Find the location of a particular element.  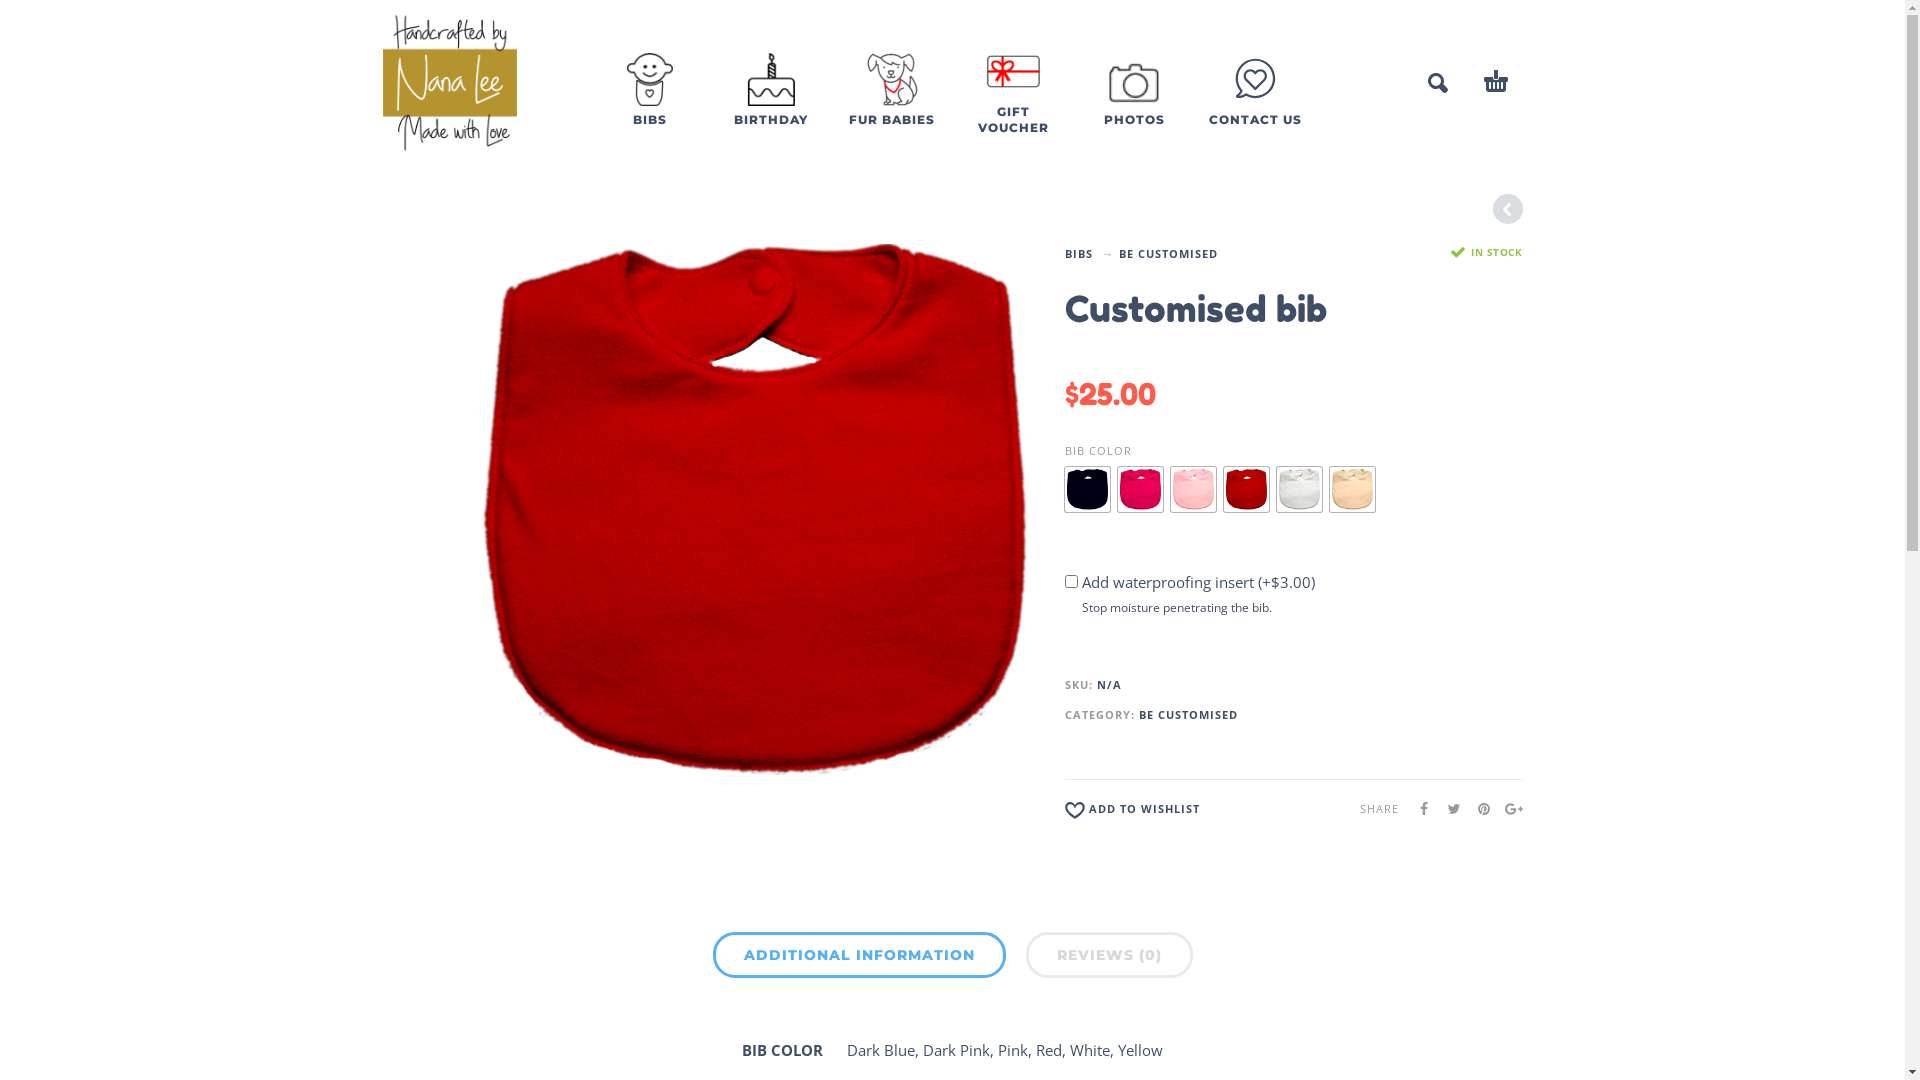

'Share on Google+' is located at coordinates (1507, 807).